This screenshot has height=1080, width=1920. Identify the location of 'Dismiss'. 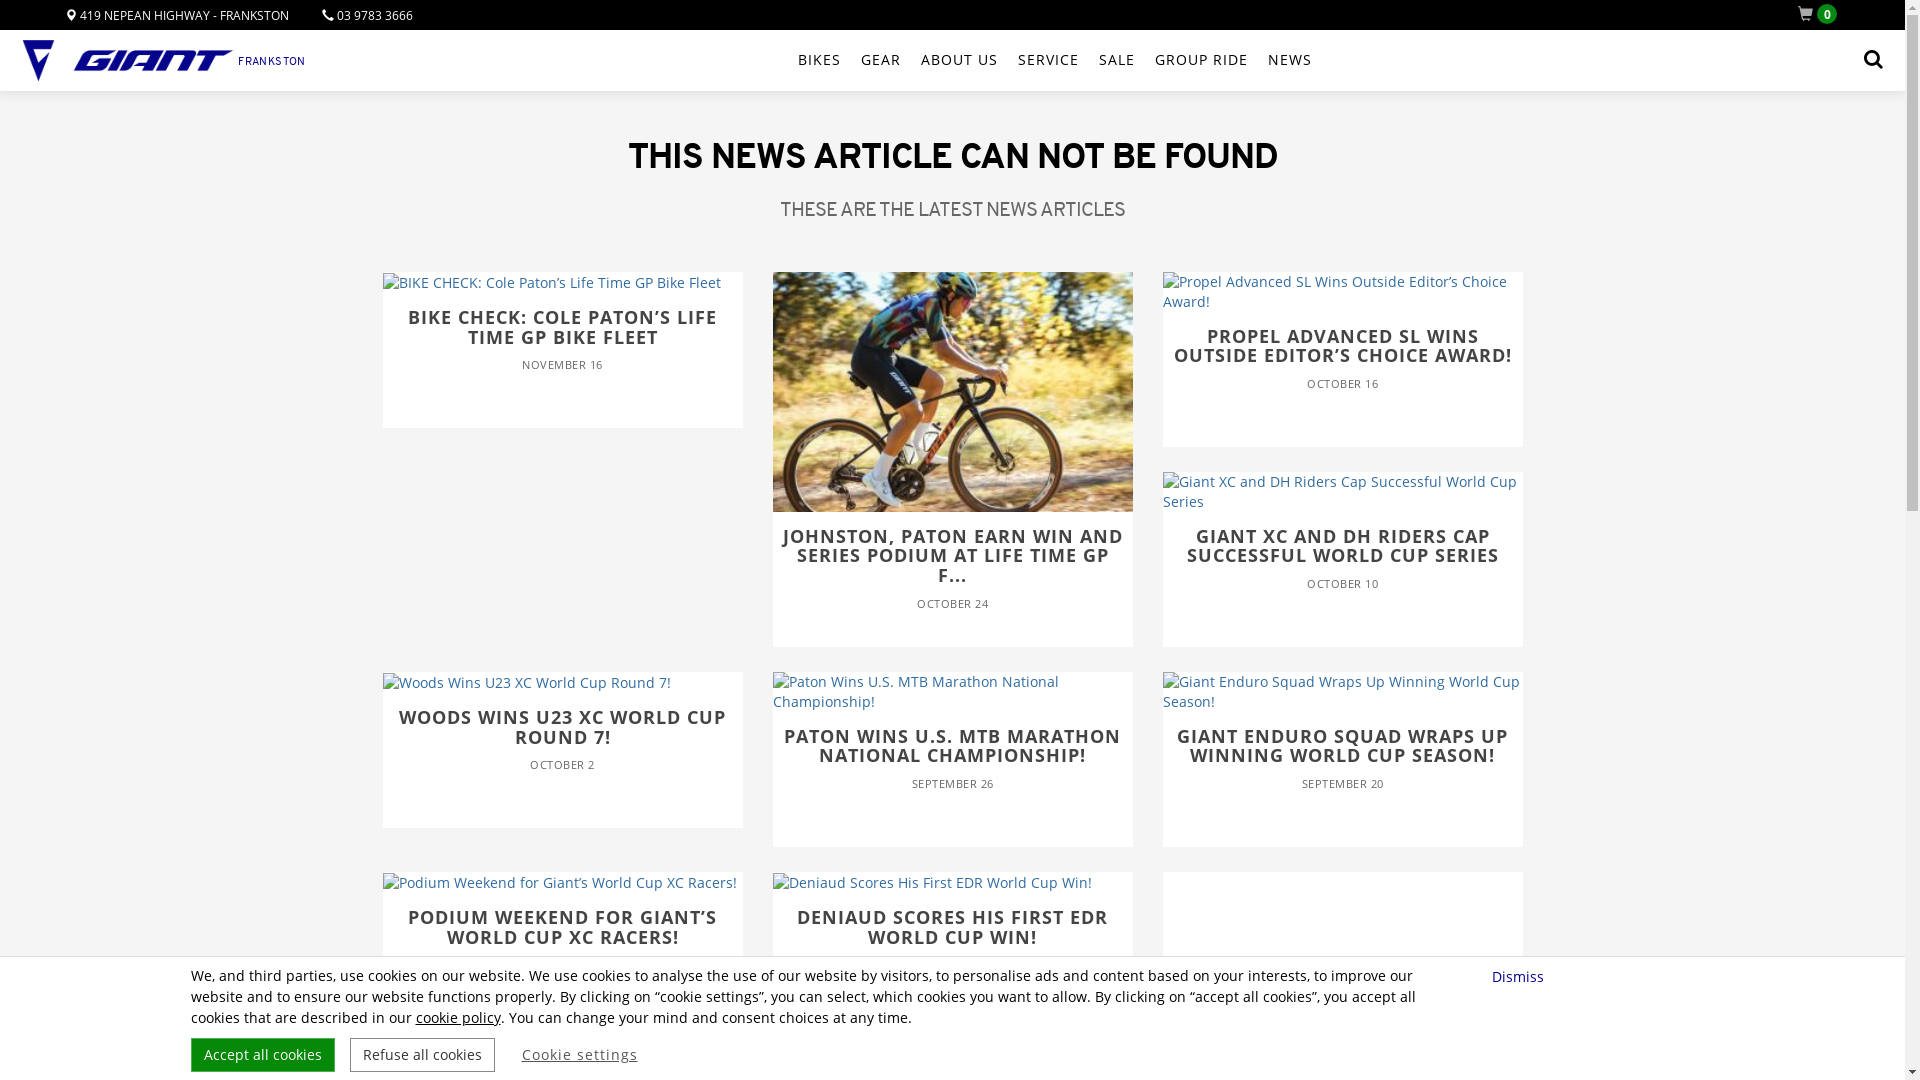
(1520, 975).